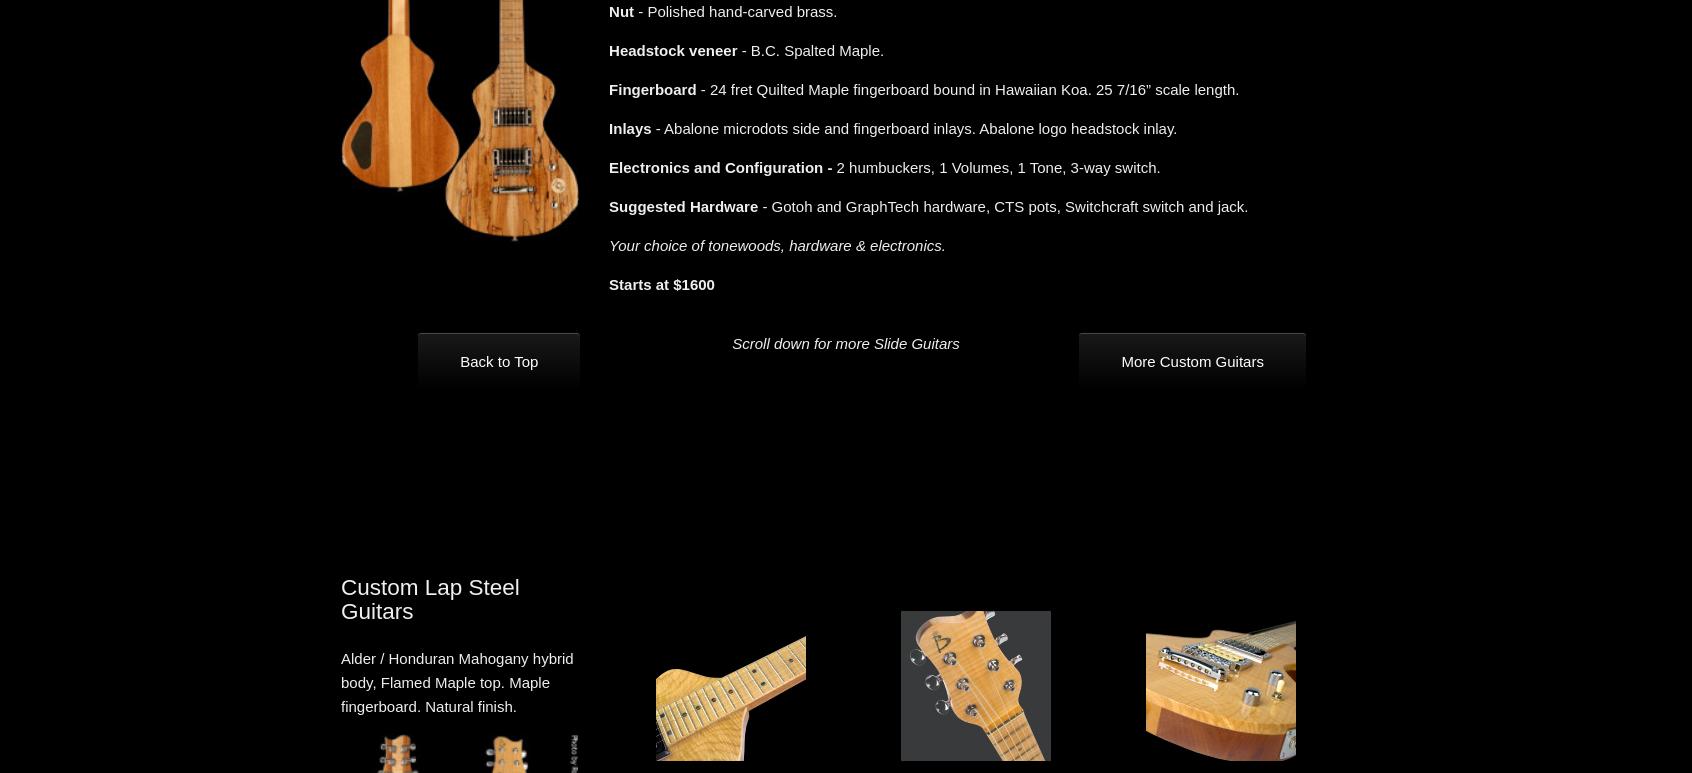  I want to click on 'More Custom Guitars', so click(1120, 361).